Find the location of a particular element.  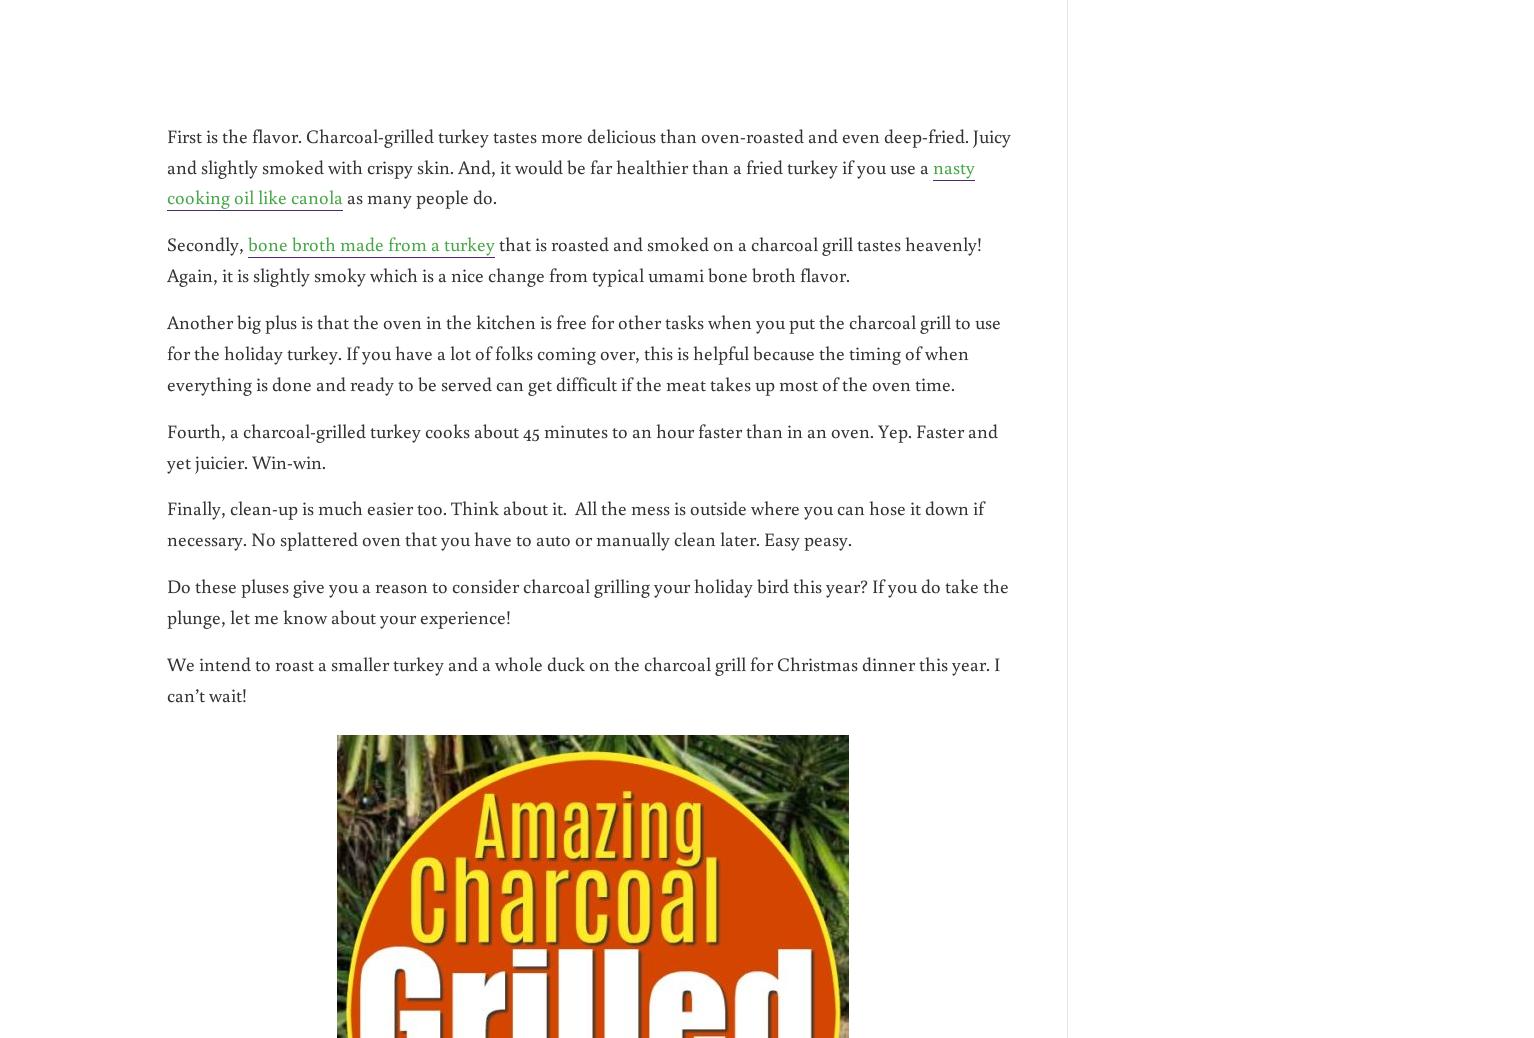

'that is roasted and smoked on a charcoal grill tastes heavenly! Again, it is slightly smoky which is a nice change from typical umami bone broth flavor.' is located at coordinates (166, 257).